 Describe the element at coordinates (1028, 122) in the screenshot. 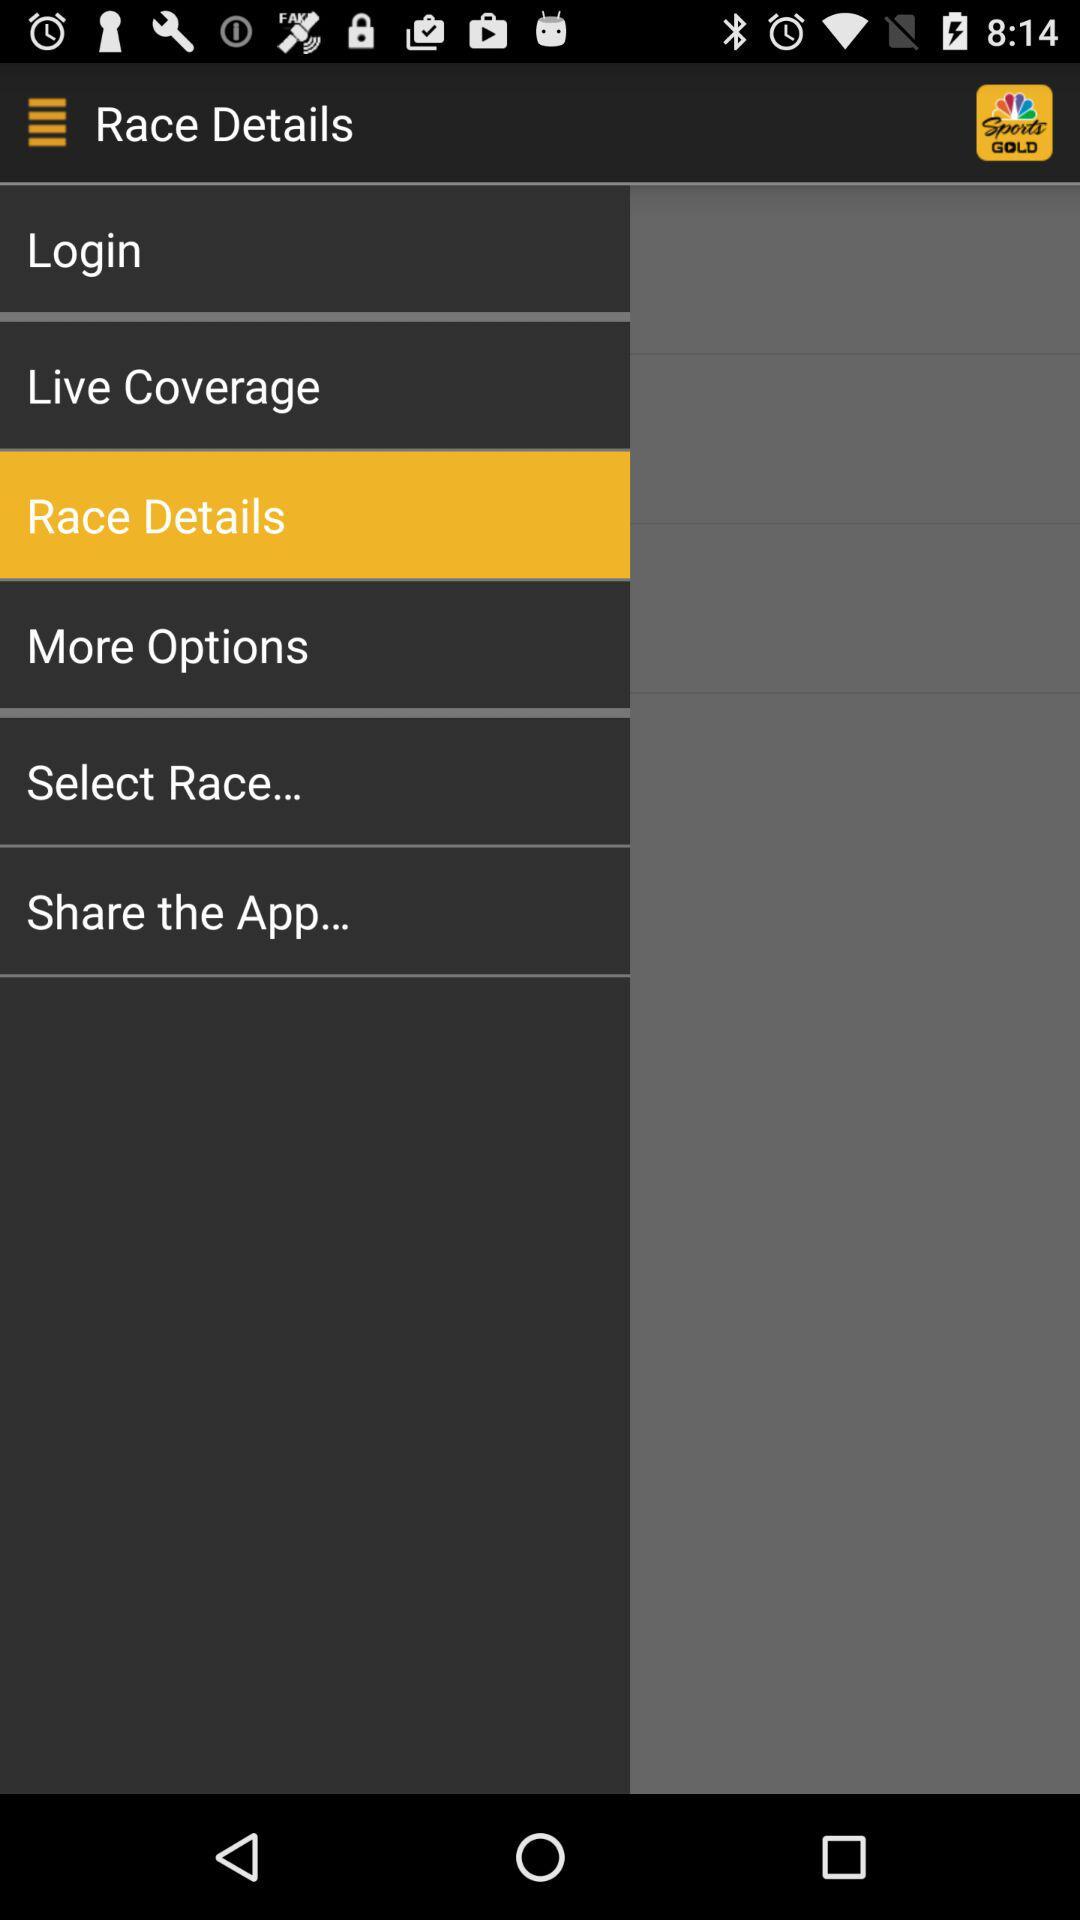

I see `the logo which is right corner of the page` at that location.